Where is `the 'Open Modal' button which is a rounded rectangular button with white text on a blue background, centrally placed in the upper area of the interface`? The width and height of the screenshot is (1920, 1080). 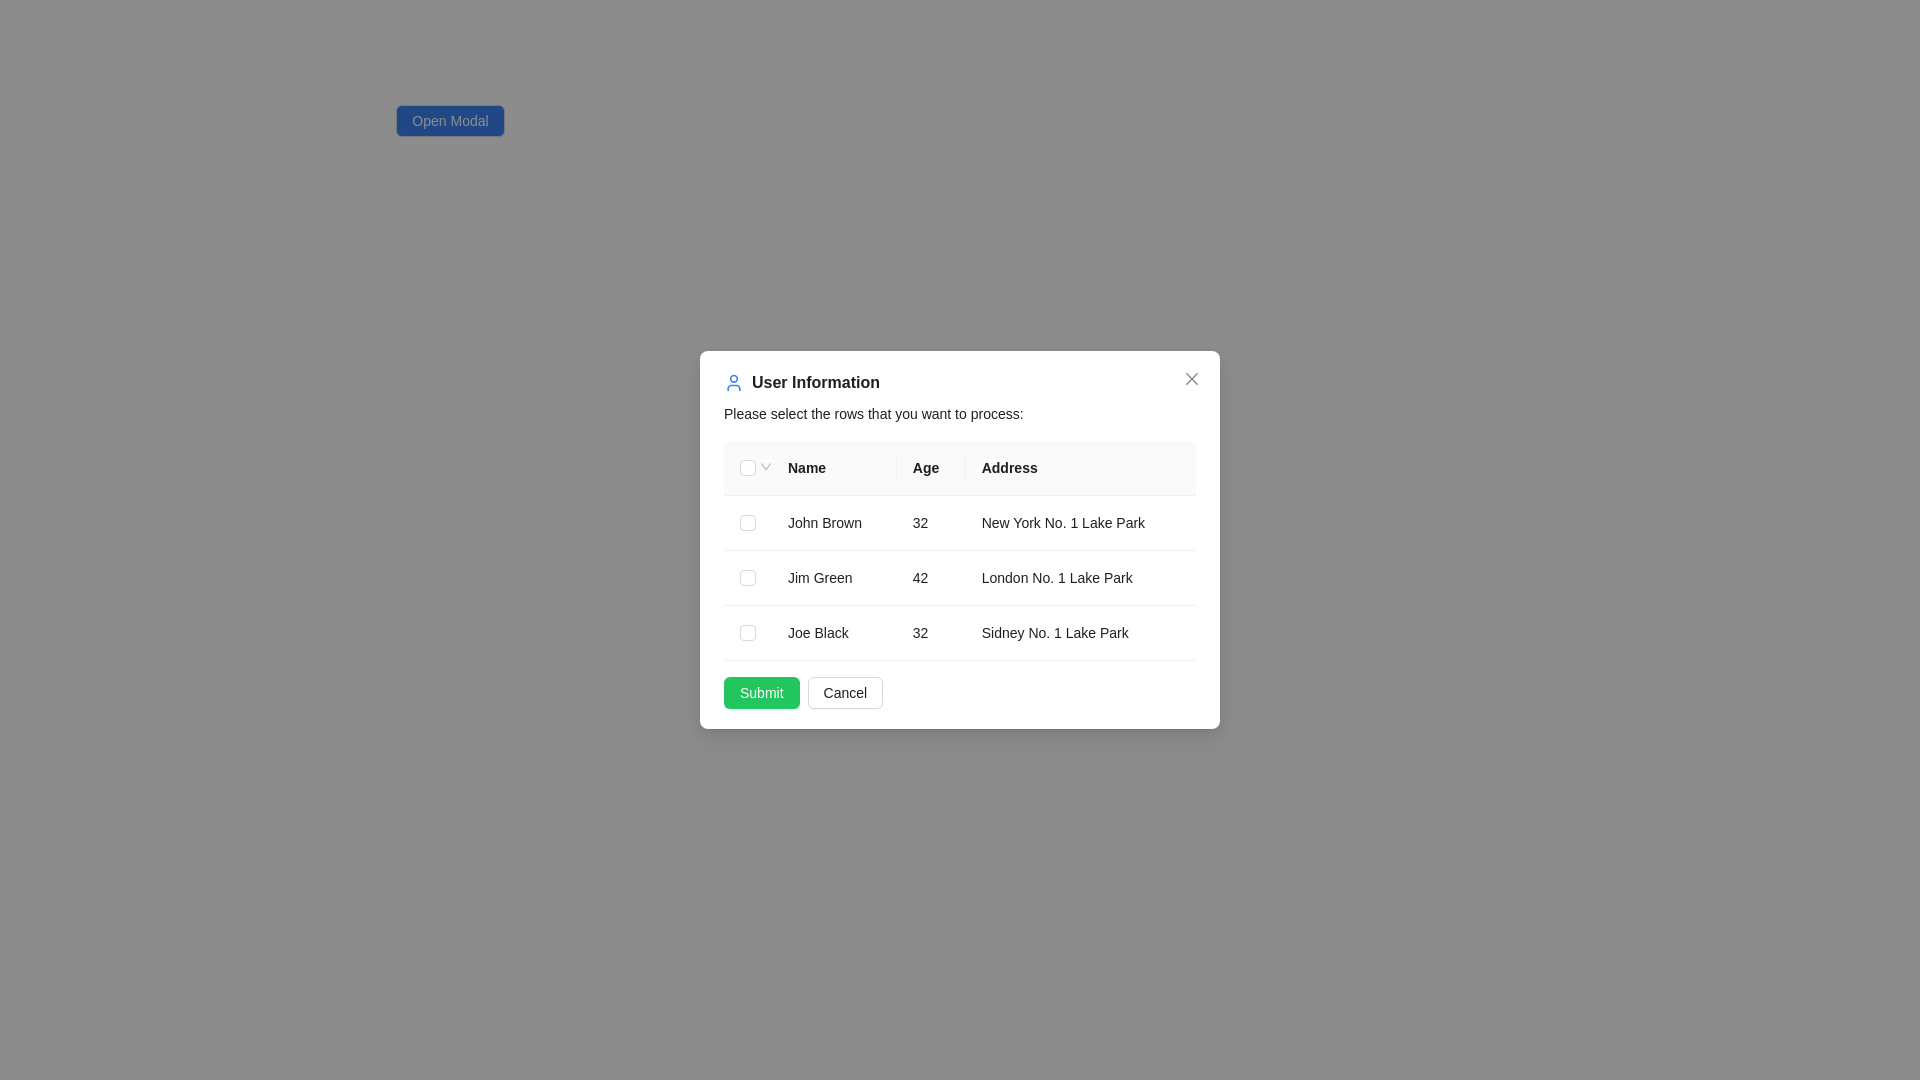 the 'Open Modal' button which is a rounded rectangular button with white text on a blue background, centrally placed in the upper area of the interface is located at coordinates (449, 120).